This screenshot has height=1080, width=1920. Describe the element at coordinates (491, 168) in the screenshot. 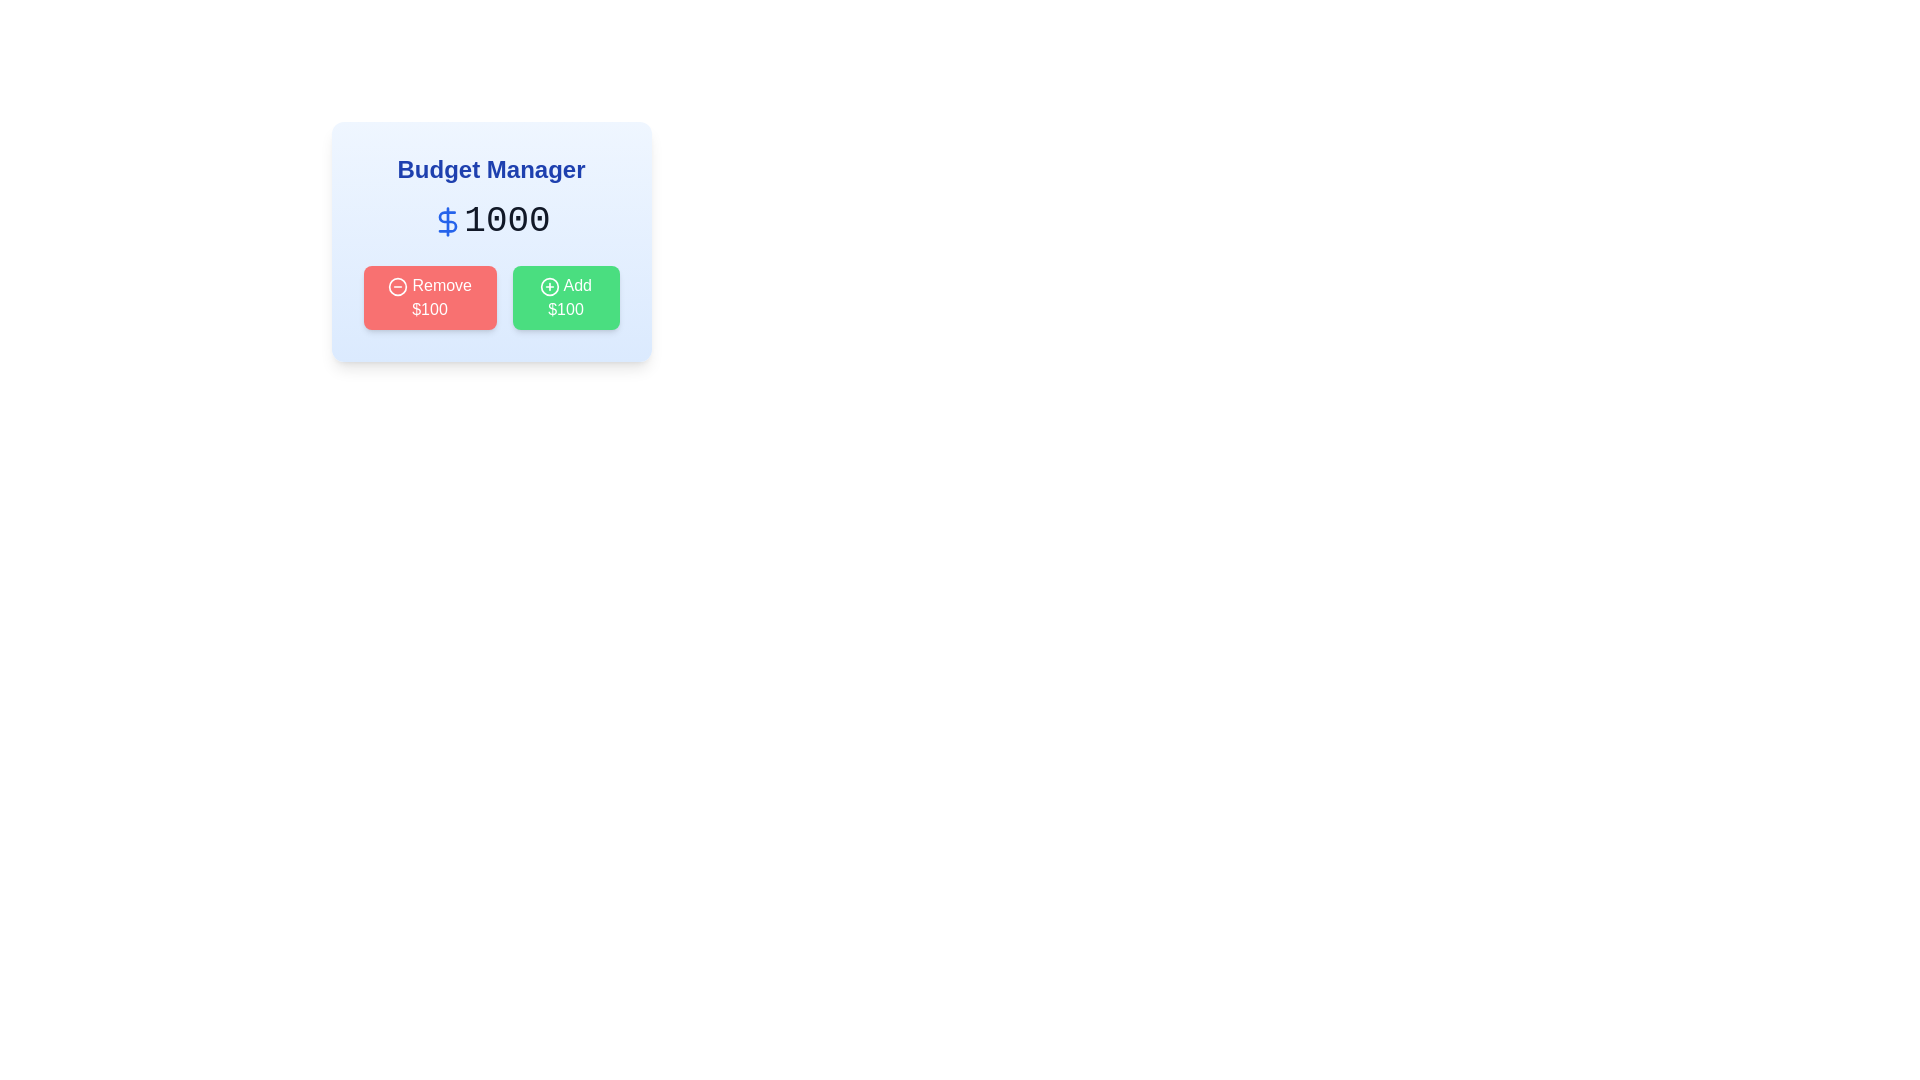

I see `text label that serves as the title or heading for the card component, located at the center top of the card` at that location.